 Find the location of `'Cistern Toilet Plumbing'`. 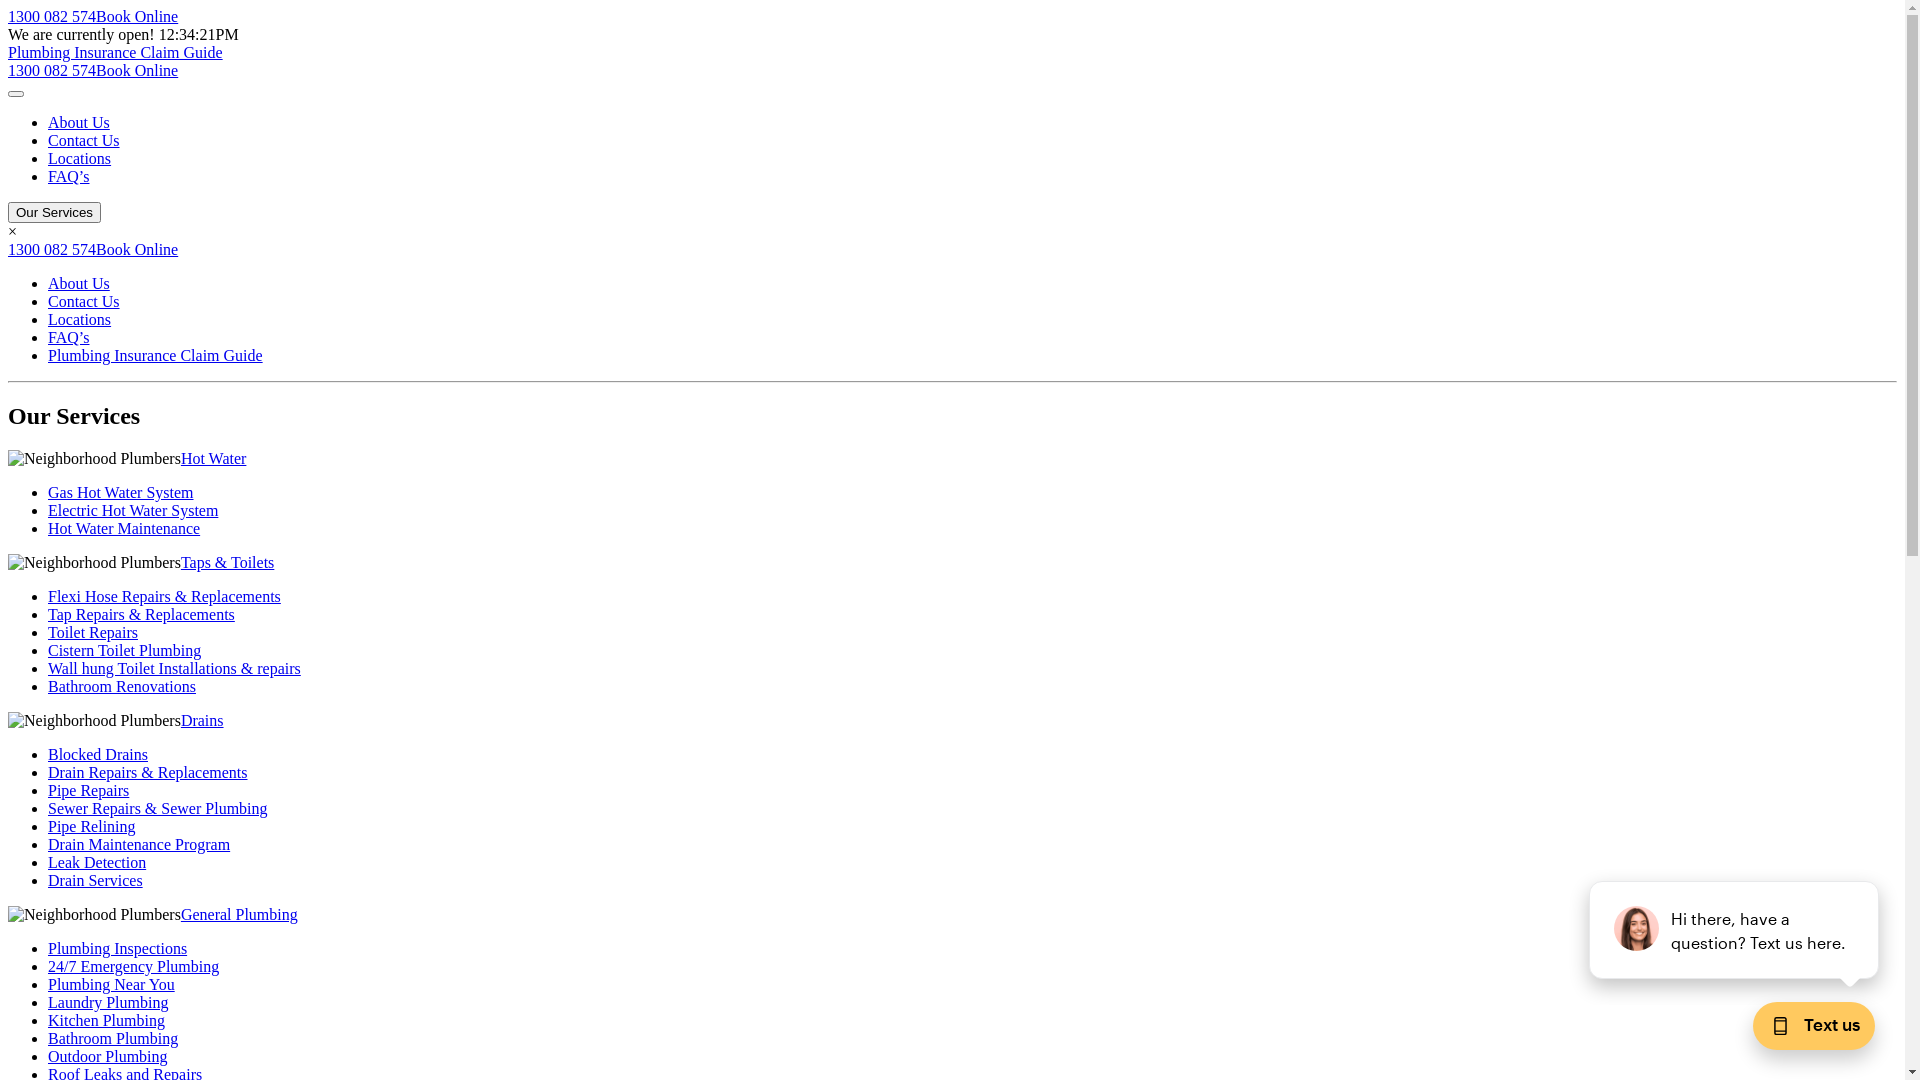

'Cistern Toilet Plumbing' is located at coordinates (123, 650).